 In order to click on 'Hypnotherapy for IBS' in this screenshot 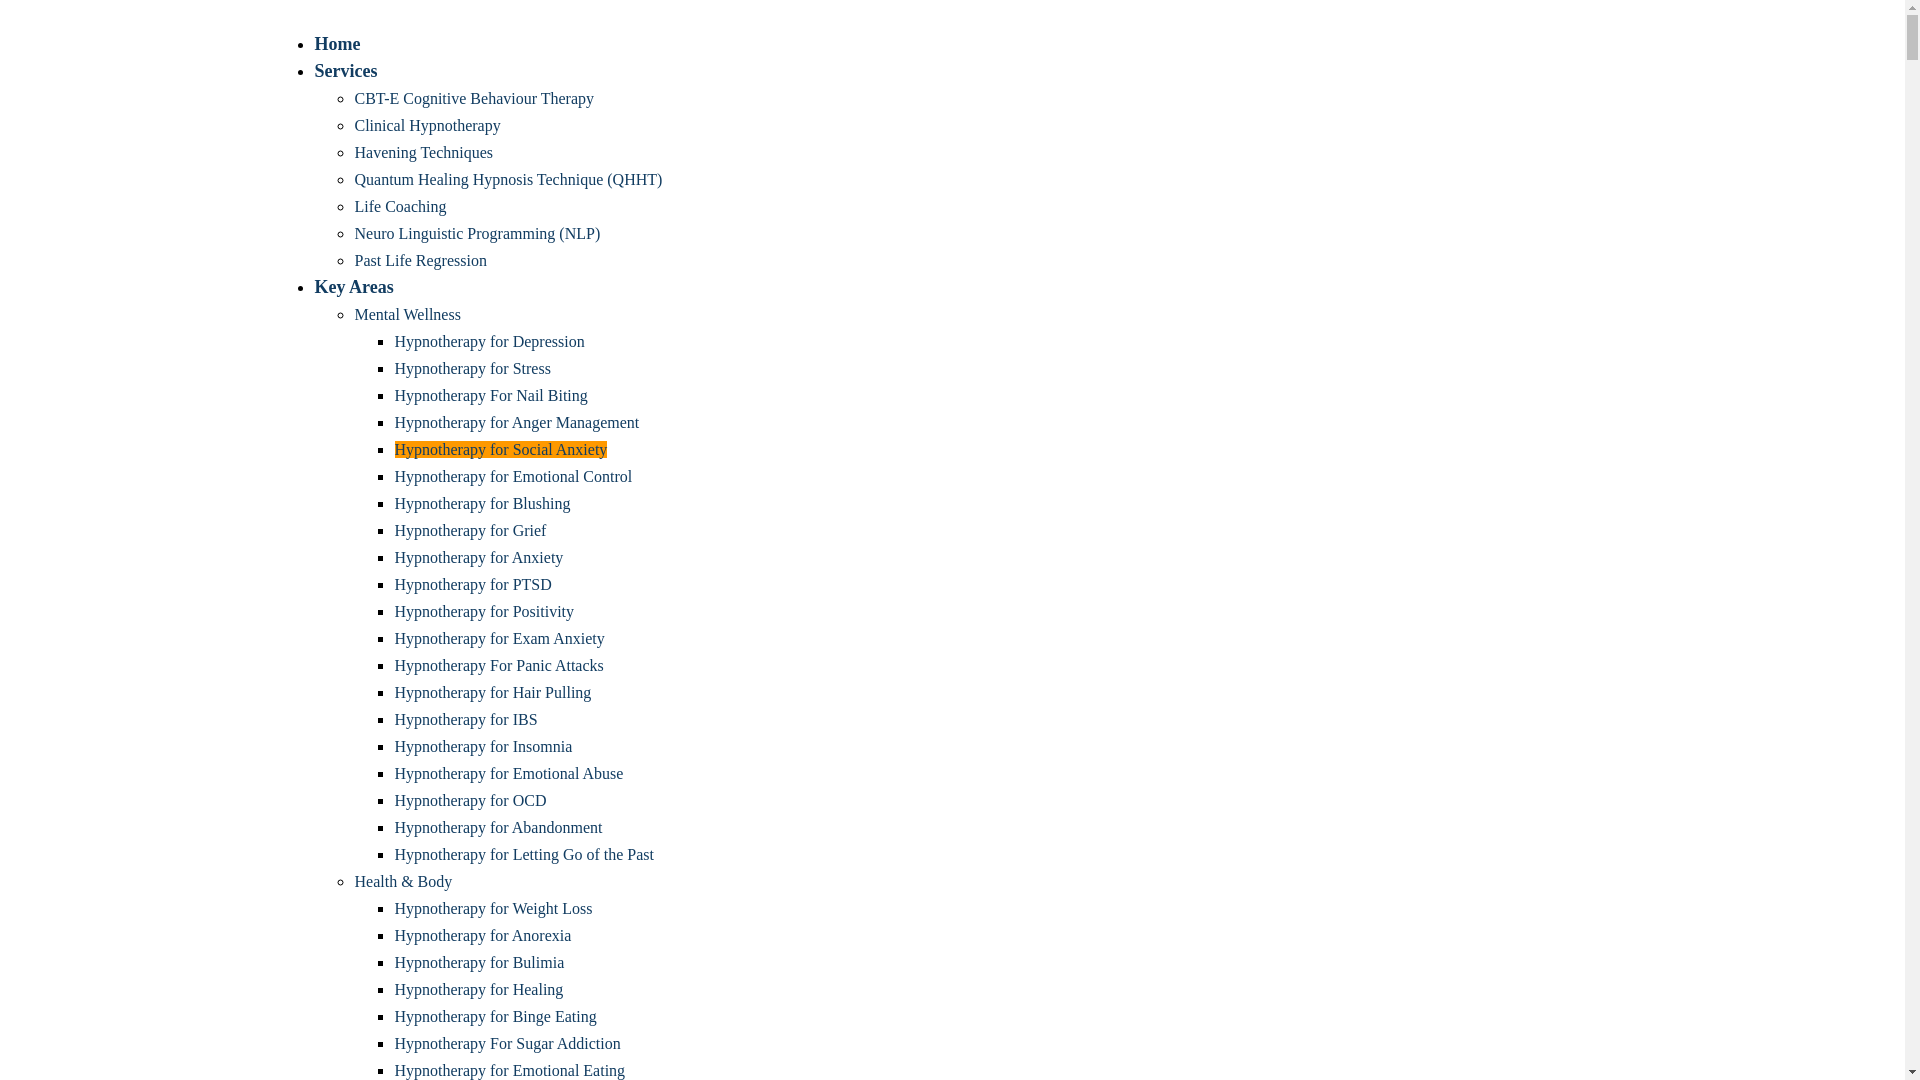, I will do `click(464, 718)`.